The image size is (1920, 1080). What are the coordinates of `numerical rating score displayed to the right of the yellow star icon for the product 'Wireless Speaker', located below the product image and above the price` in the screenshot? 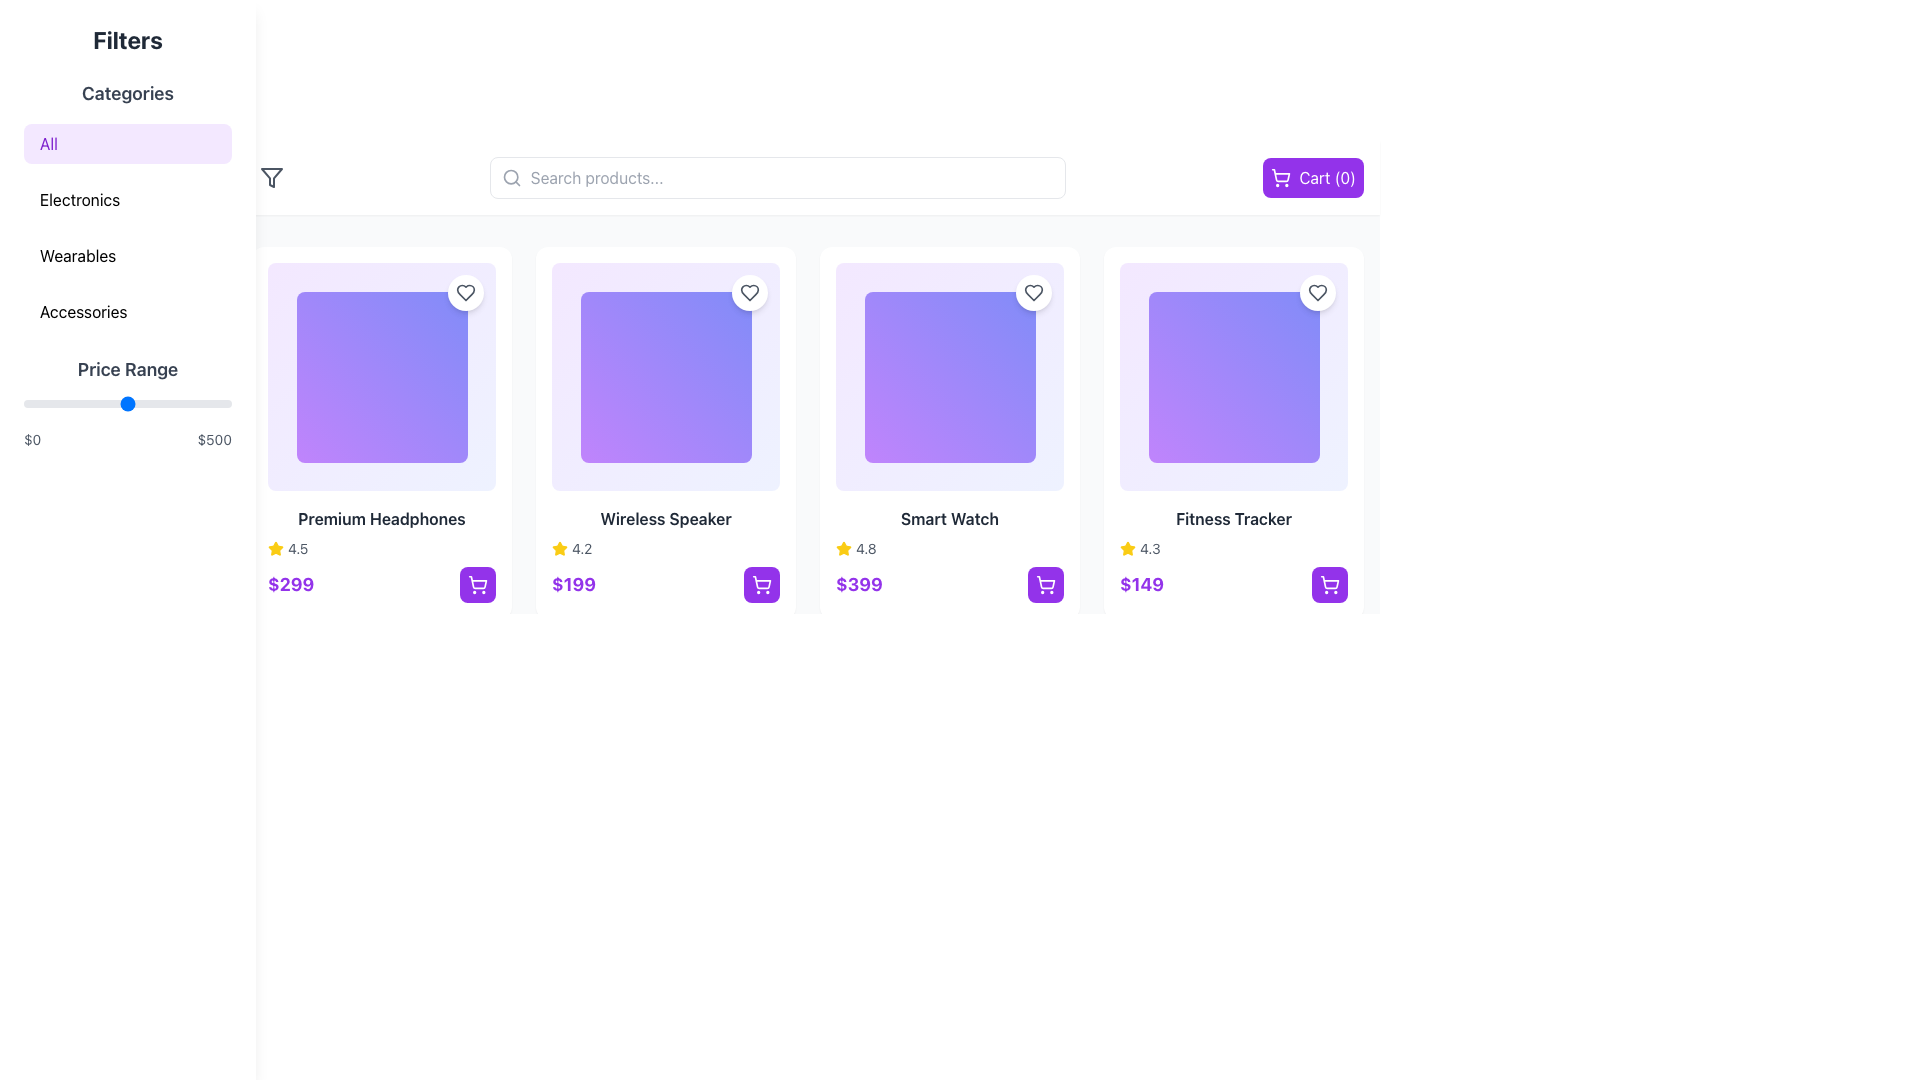 It's located at (581, 548).